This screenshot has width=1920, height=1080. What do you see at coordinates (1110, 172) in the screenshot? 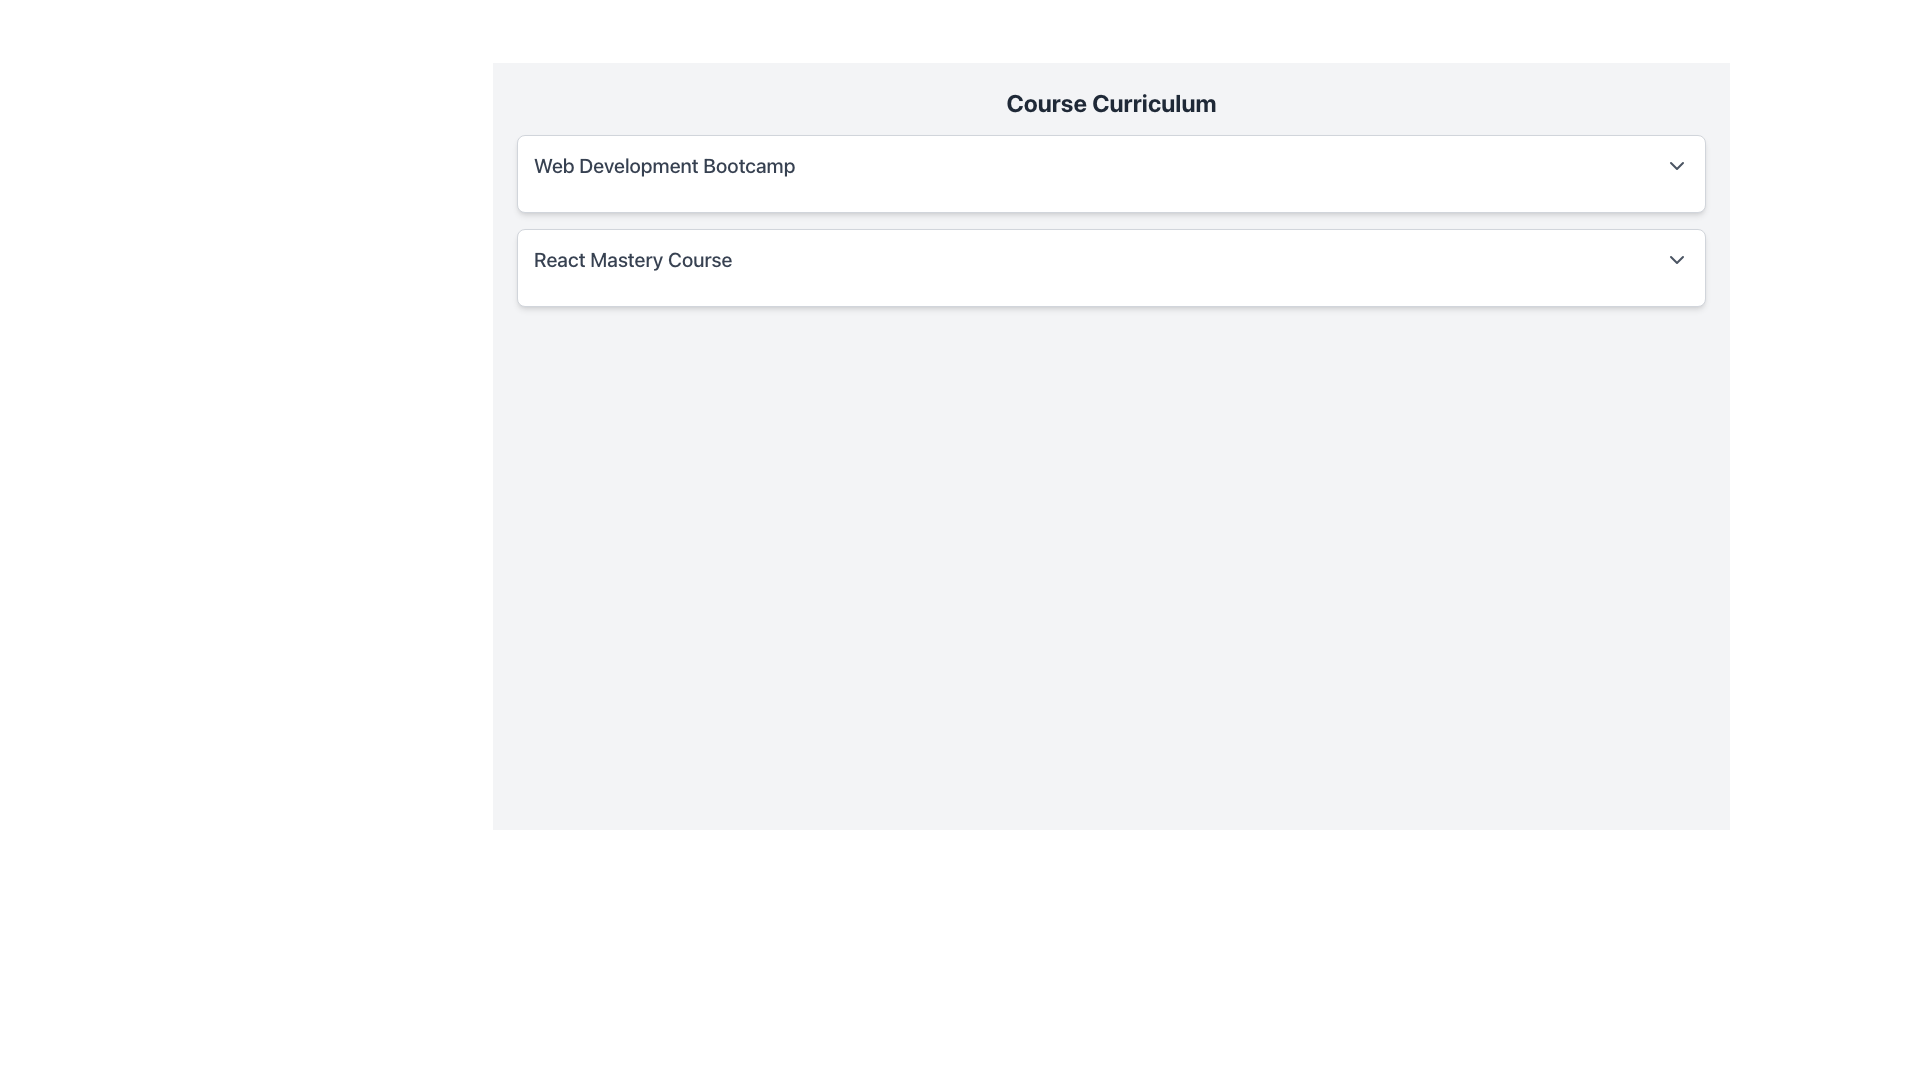
I see `the 'Web Development Bootcamp' Dropdown Card, which is the first item` at bounding box center [1110, 172].